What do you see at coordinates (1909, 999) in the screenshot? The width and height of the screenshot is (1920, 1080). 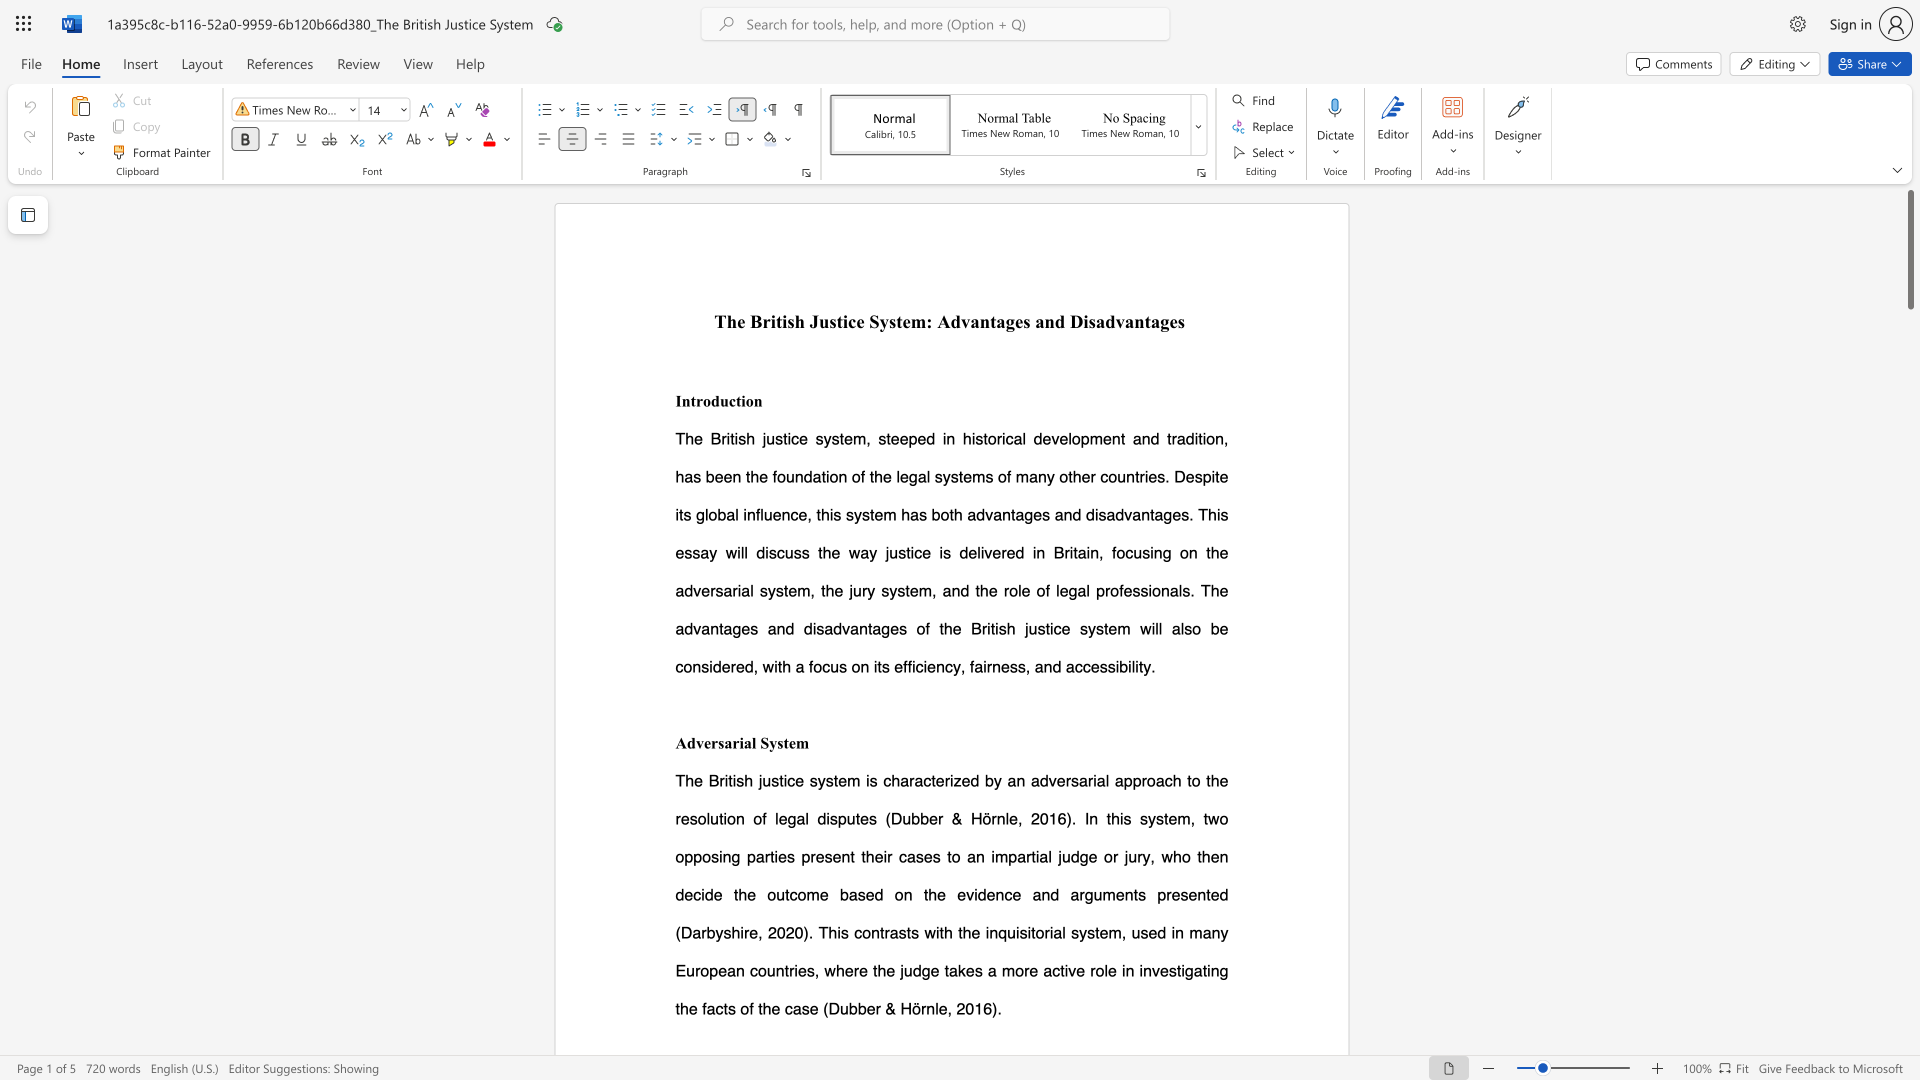 I see `the scrollbar to move the page downward` at bounding box center [1909, 999].